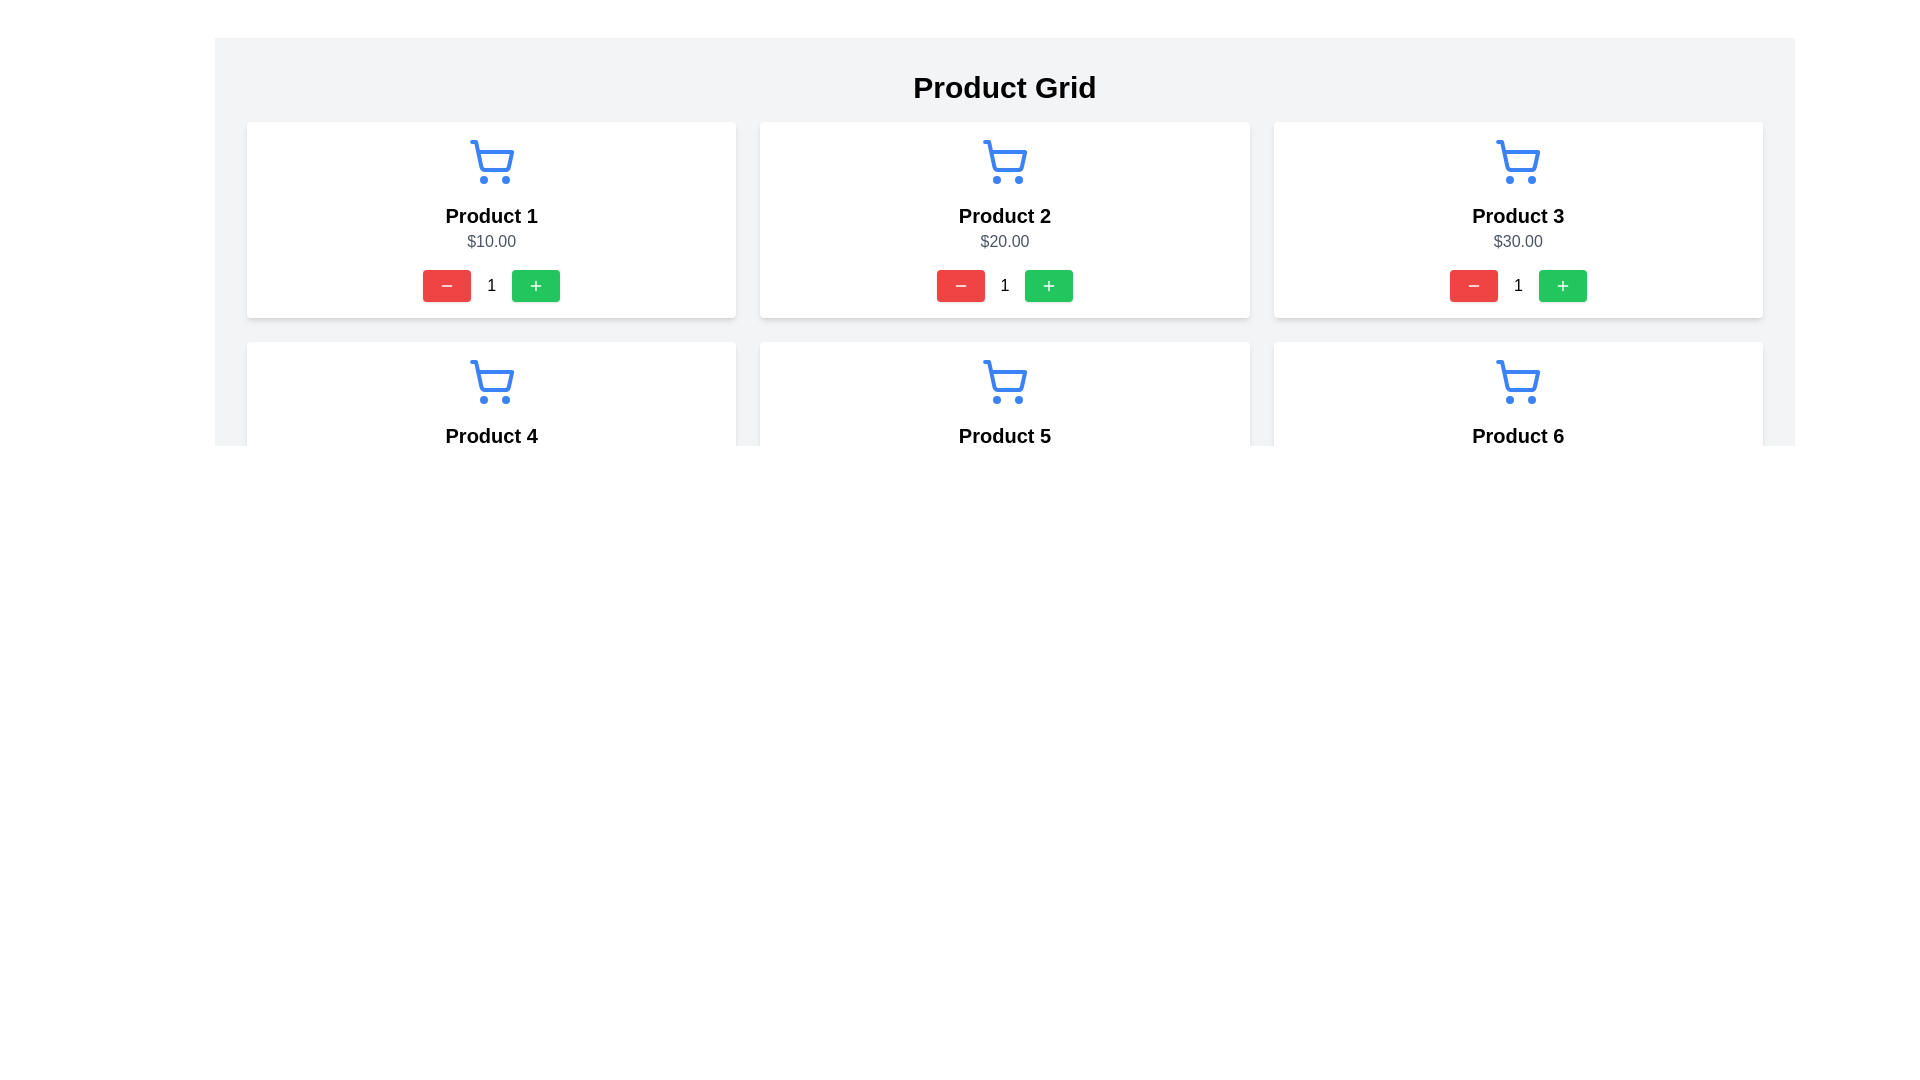 This screenshot has width=1920, height=1080. Describe the element at coordinates (1518, 241) in the screenshot. I see `the Text Label displaying the price value '$30.00' located within the 'Product 3' section, positioned below the 'Product 3' title and above the quantity adjustment controls` at that location.